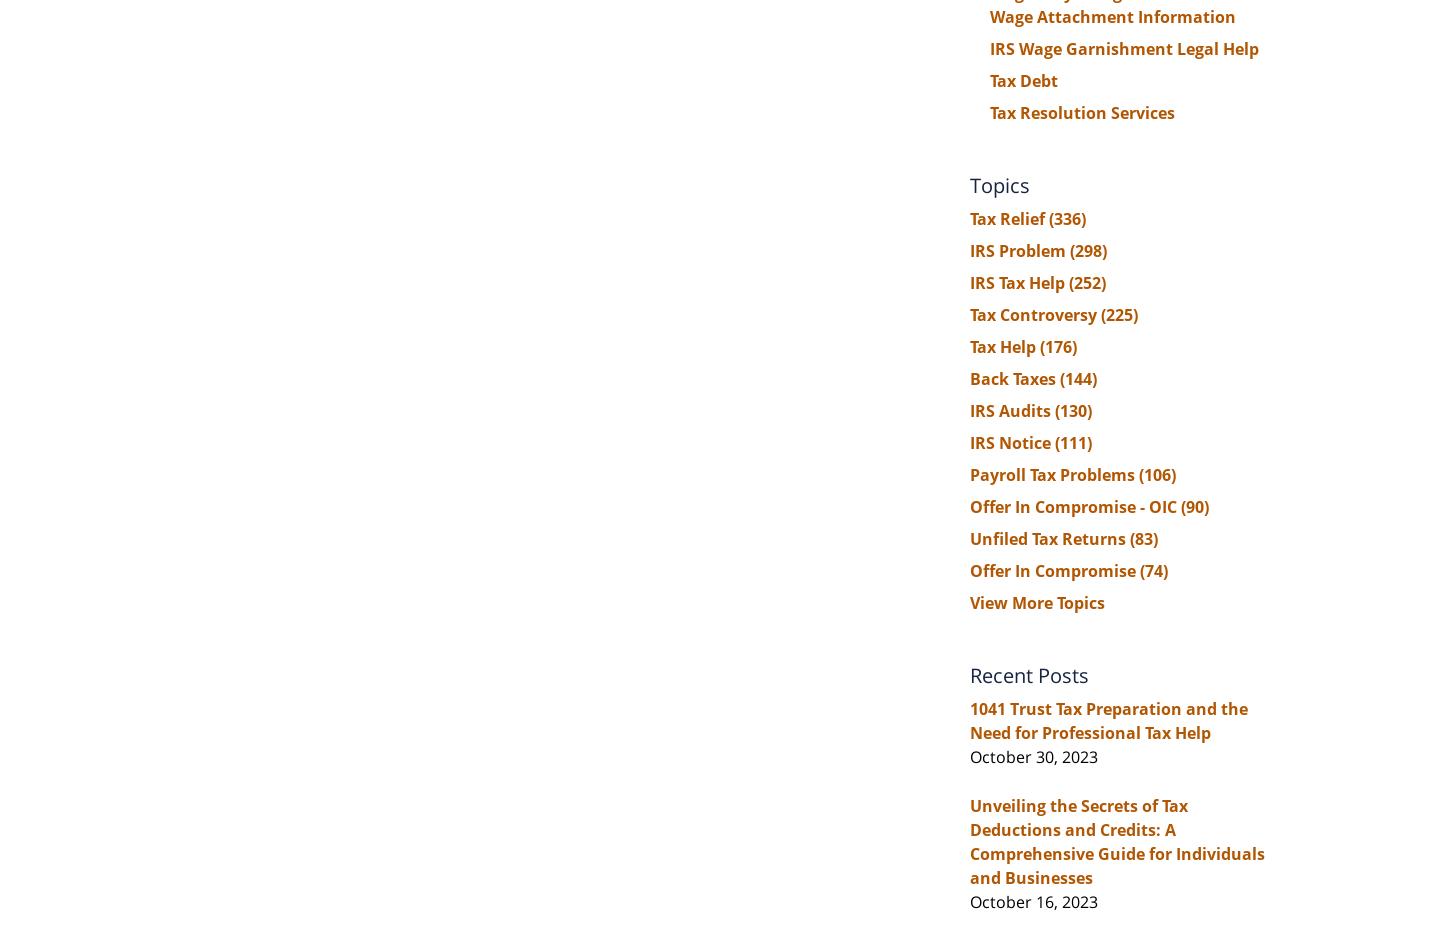  Describe the element at coordinates (968, 473) in the screenshot. I see `'Payroll Tax Problems'` at that location.